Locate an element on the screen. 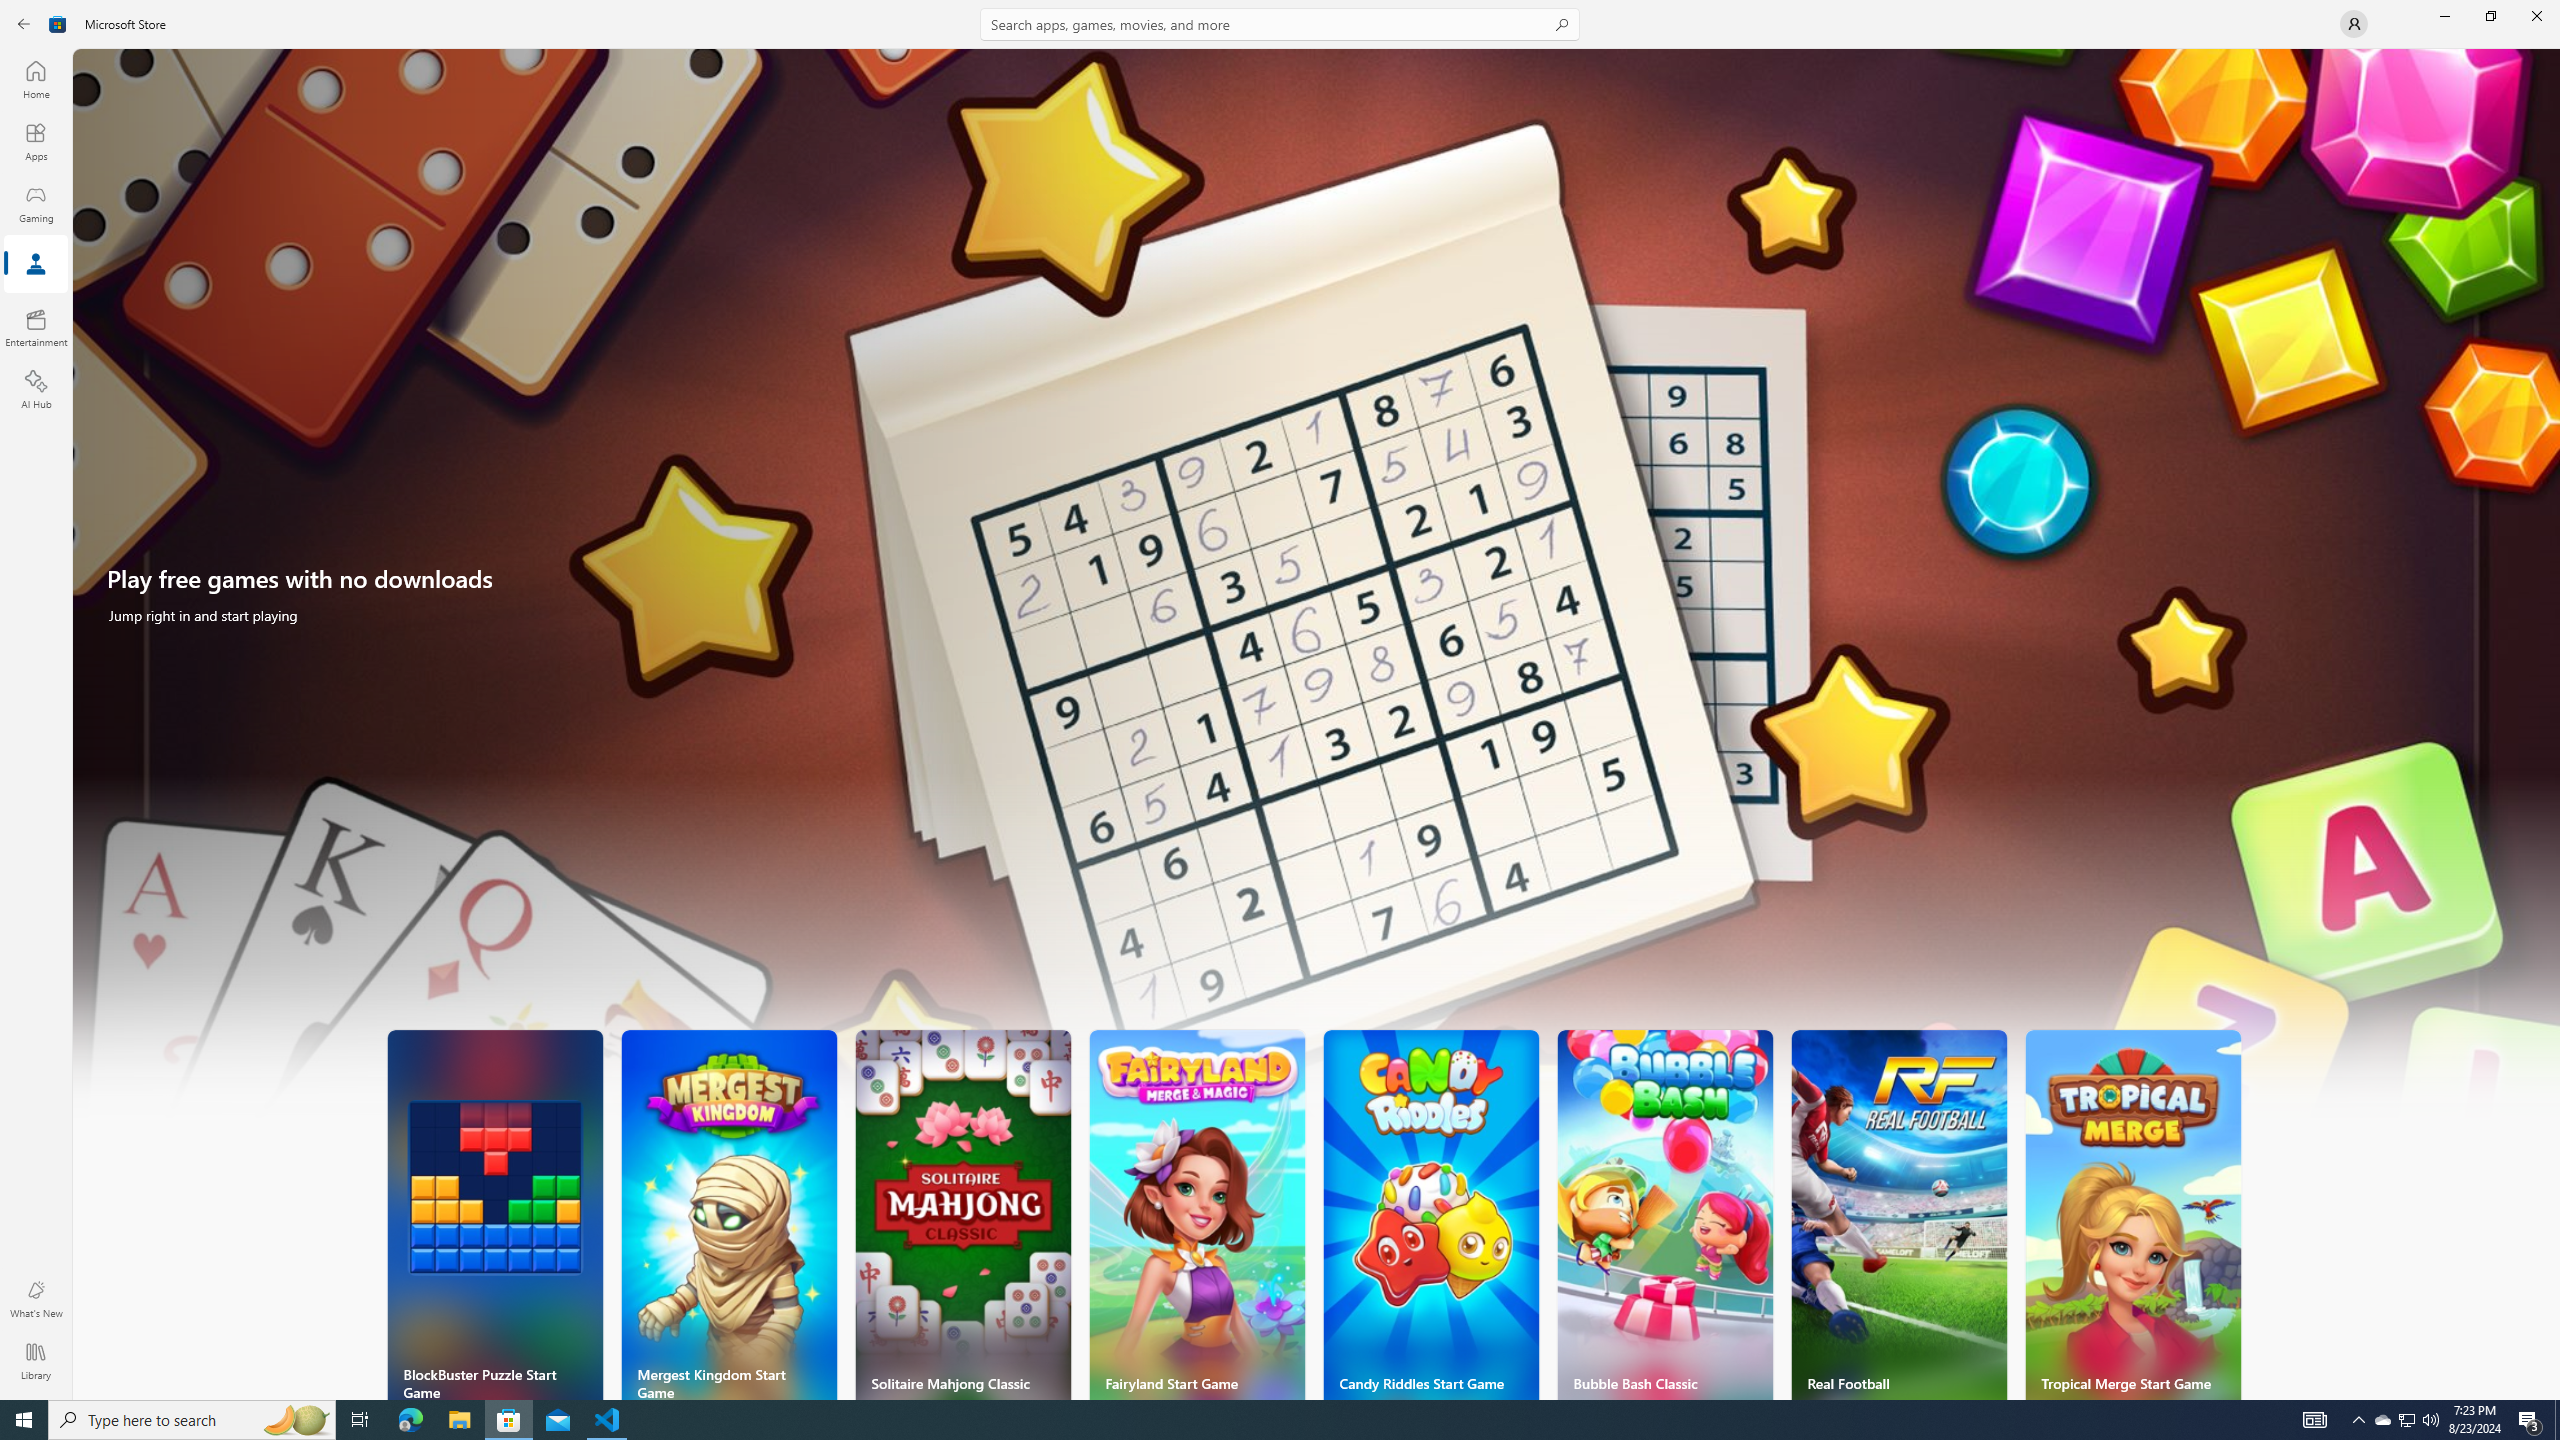  'AutomationID: HeroOverlayImage' is located at coordinates (1316, 593).